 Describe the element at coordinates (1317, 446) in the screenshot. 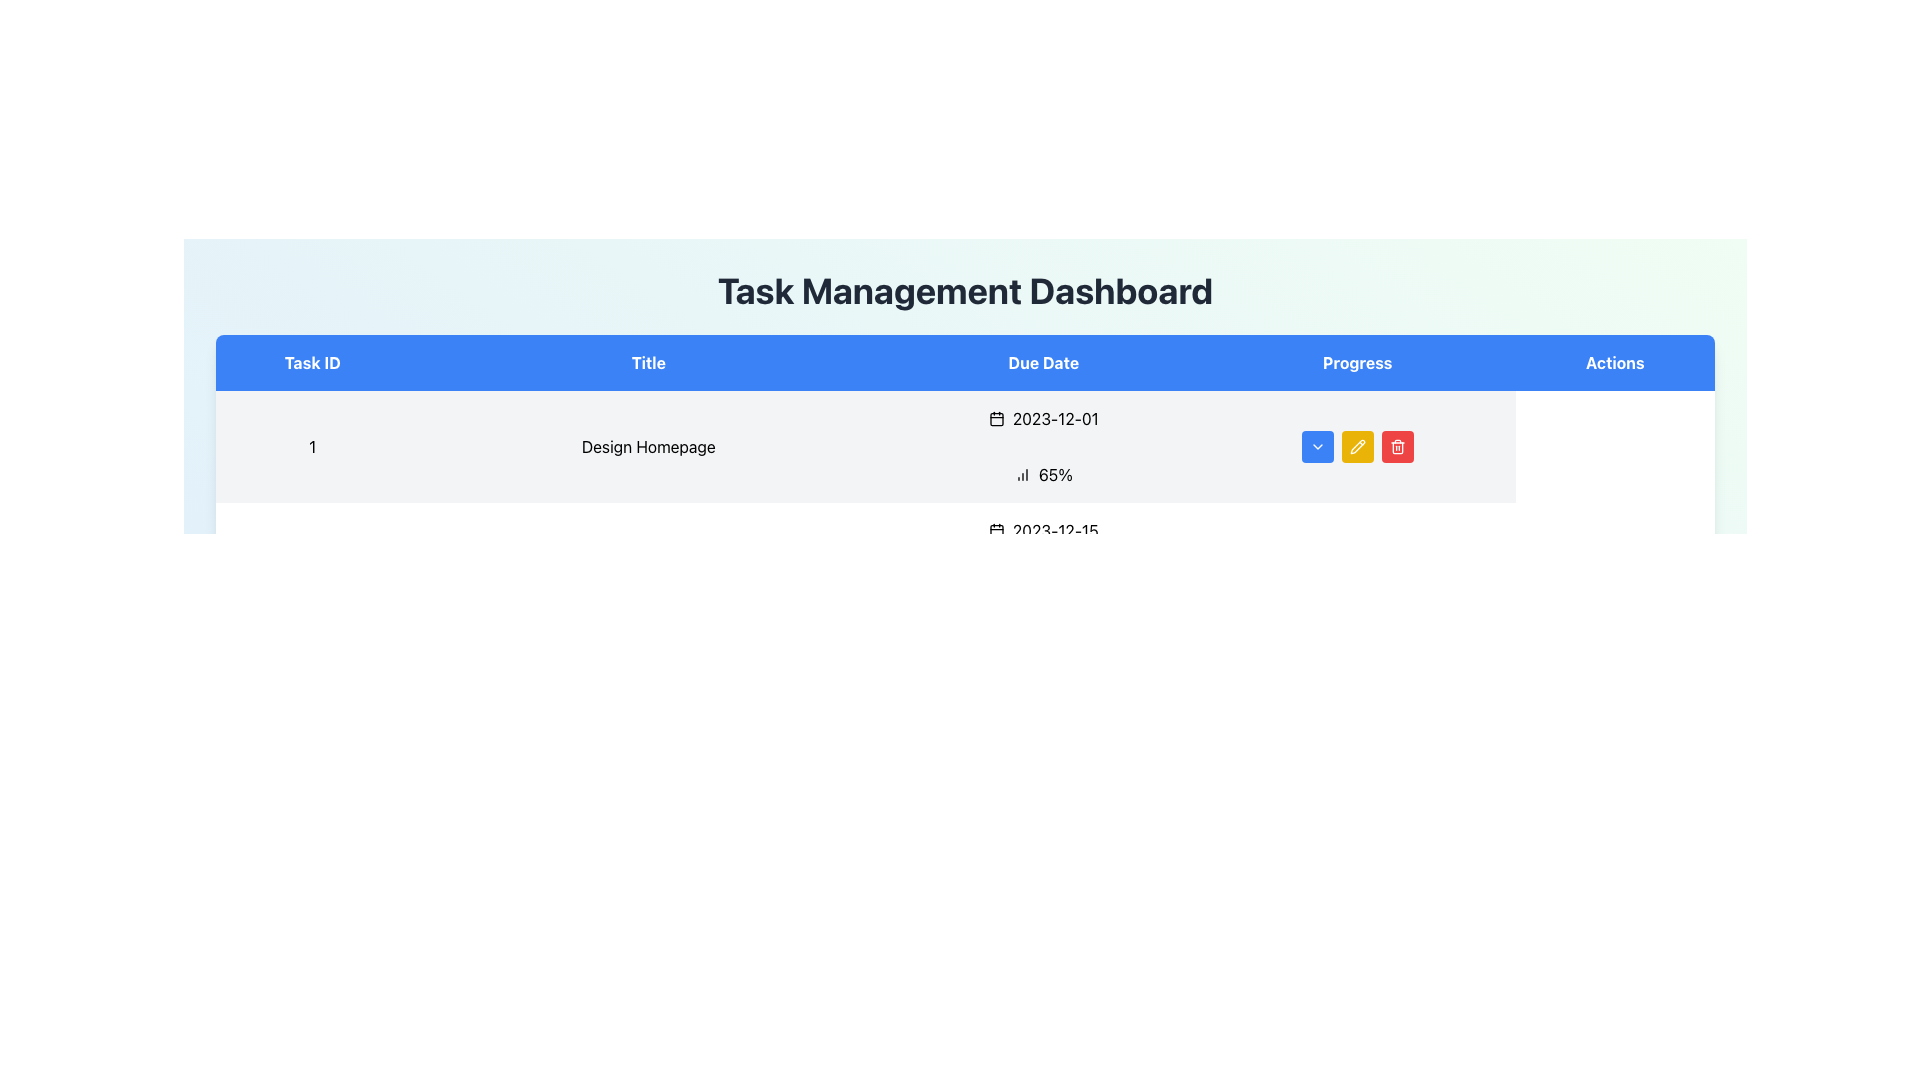

I see `the dropdown button located in the 'Actions' column of the first row of the task table` at that location.